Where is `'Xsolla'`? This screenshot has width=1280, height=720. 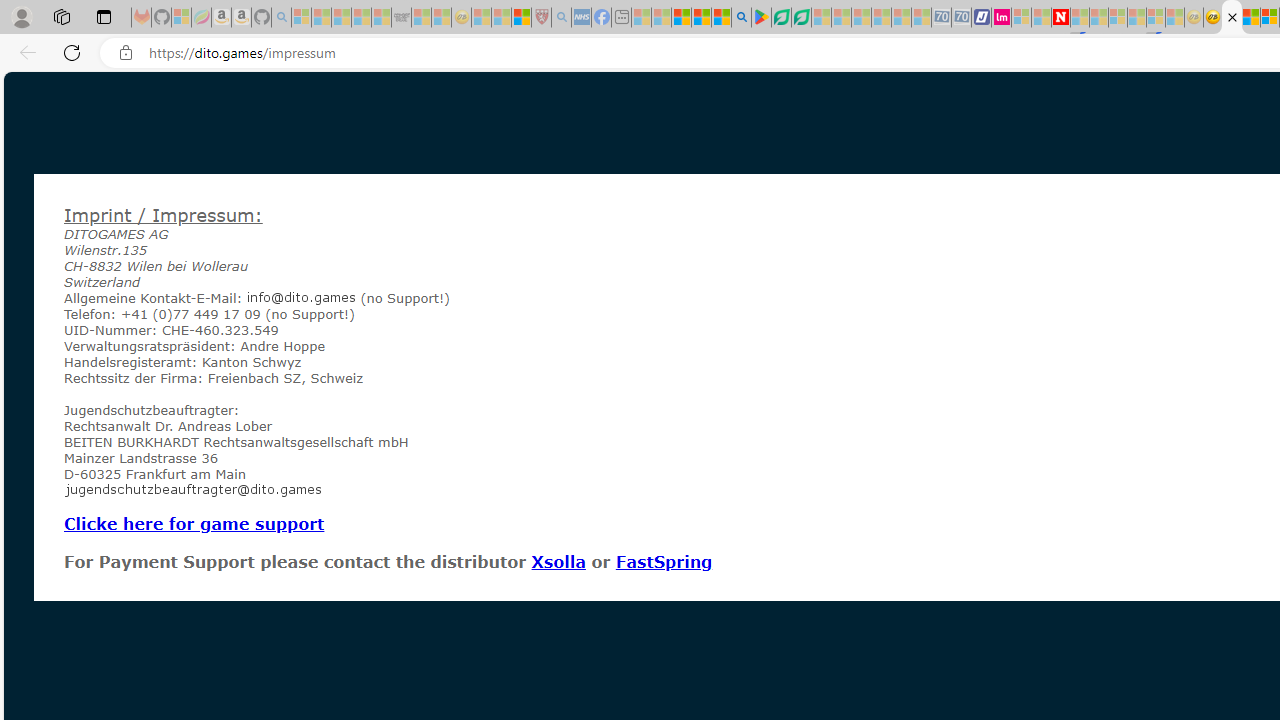
'Xsolla' is located at coordinates (558, 561).